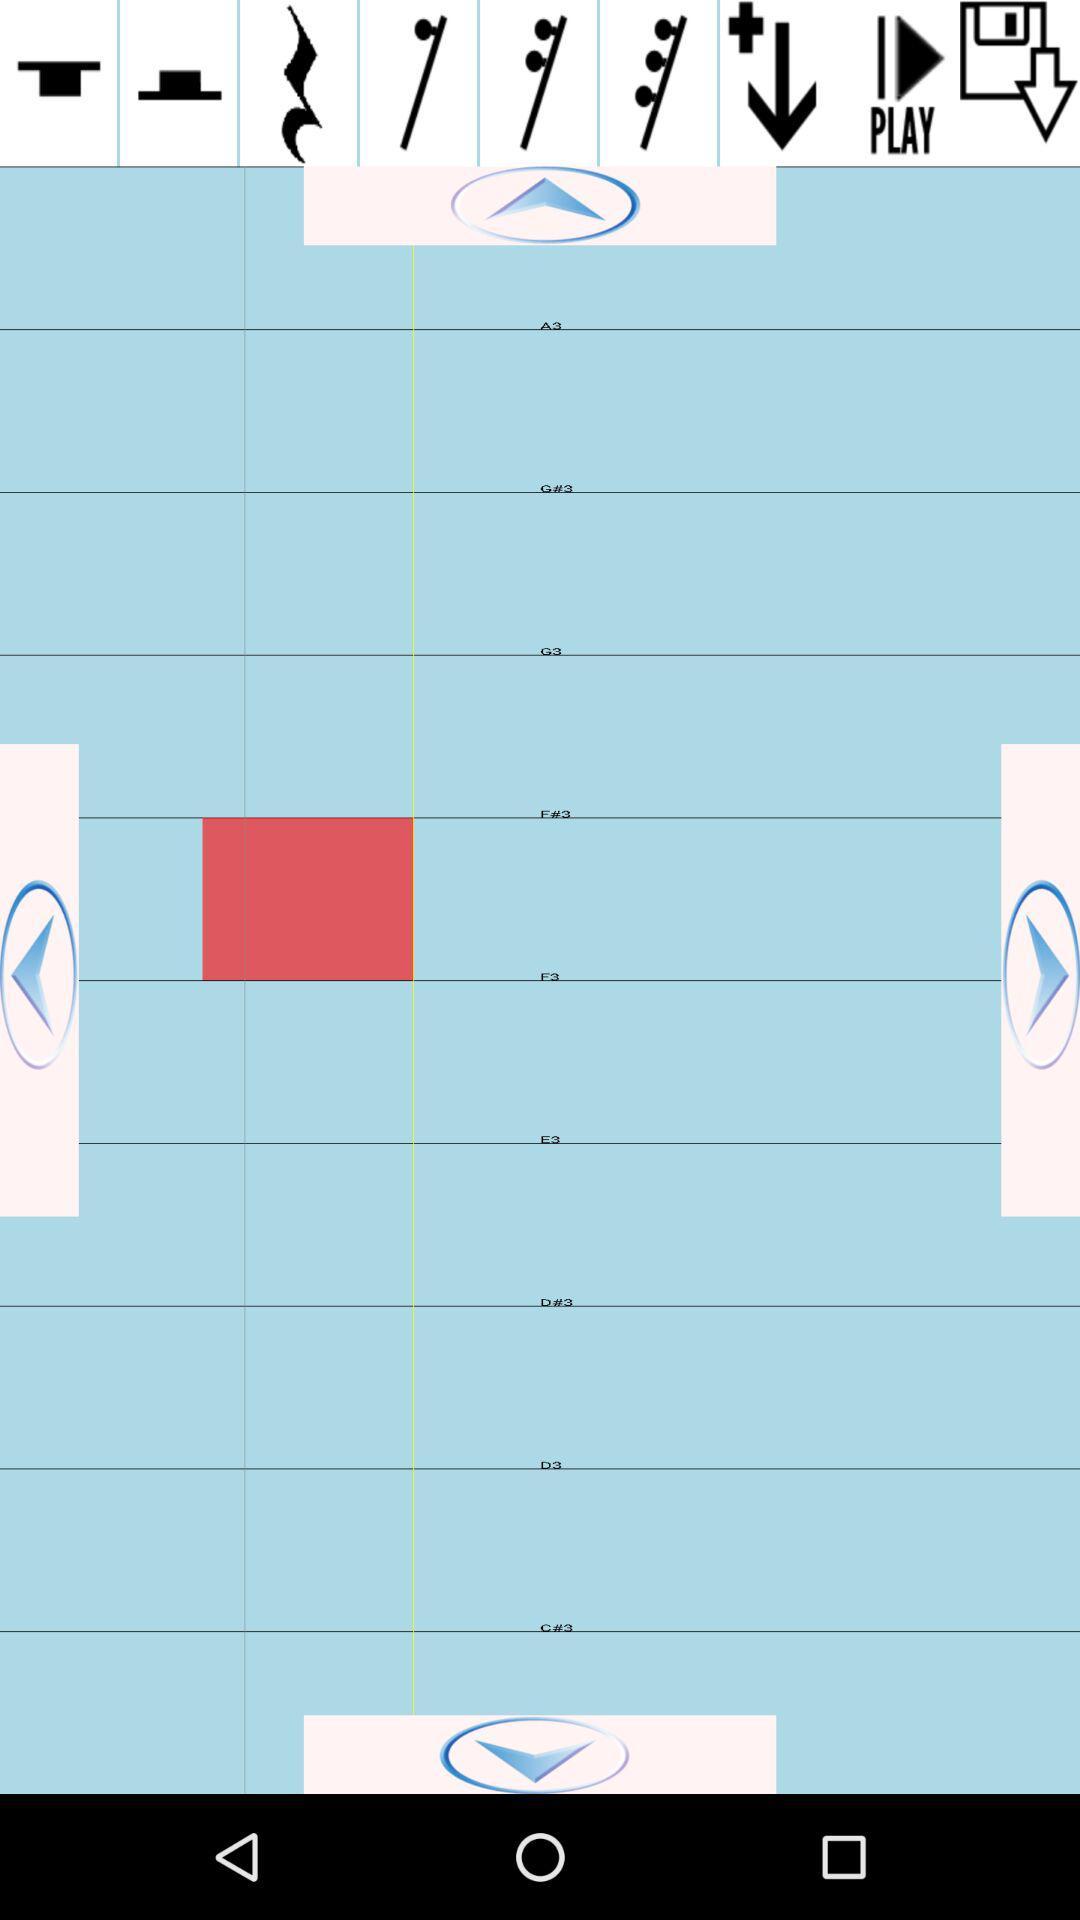  What do you see at coordinates (1039, 980) in the screenshot?
I see `go back` at bounding box center [1039, 980].